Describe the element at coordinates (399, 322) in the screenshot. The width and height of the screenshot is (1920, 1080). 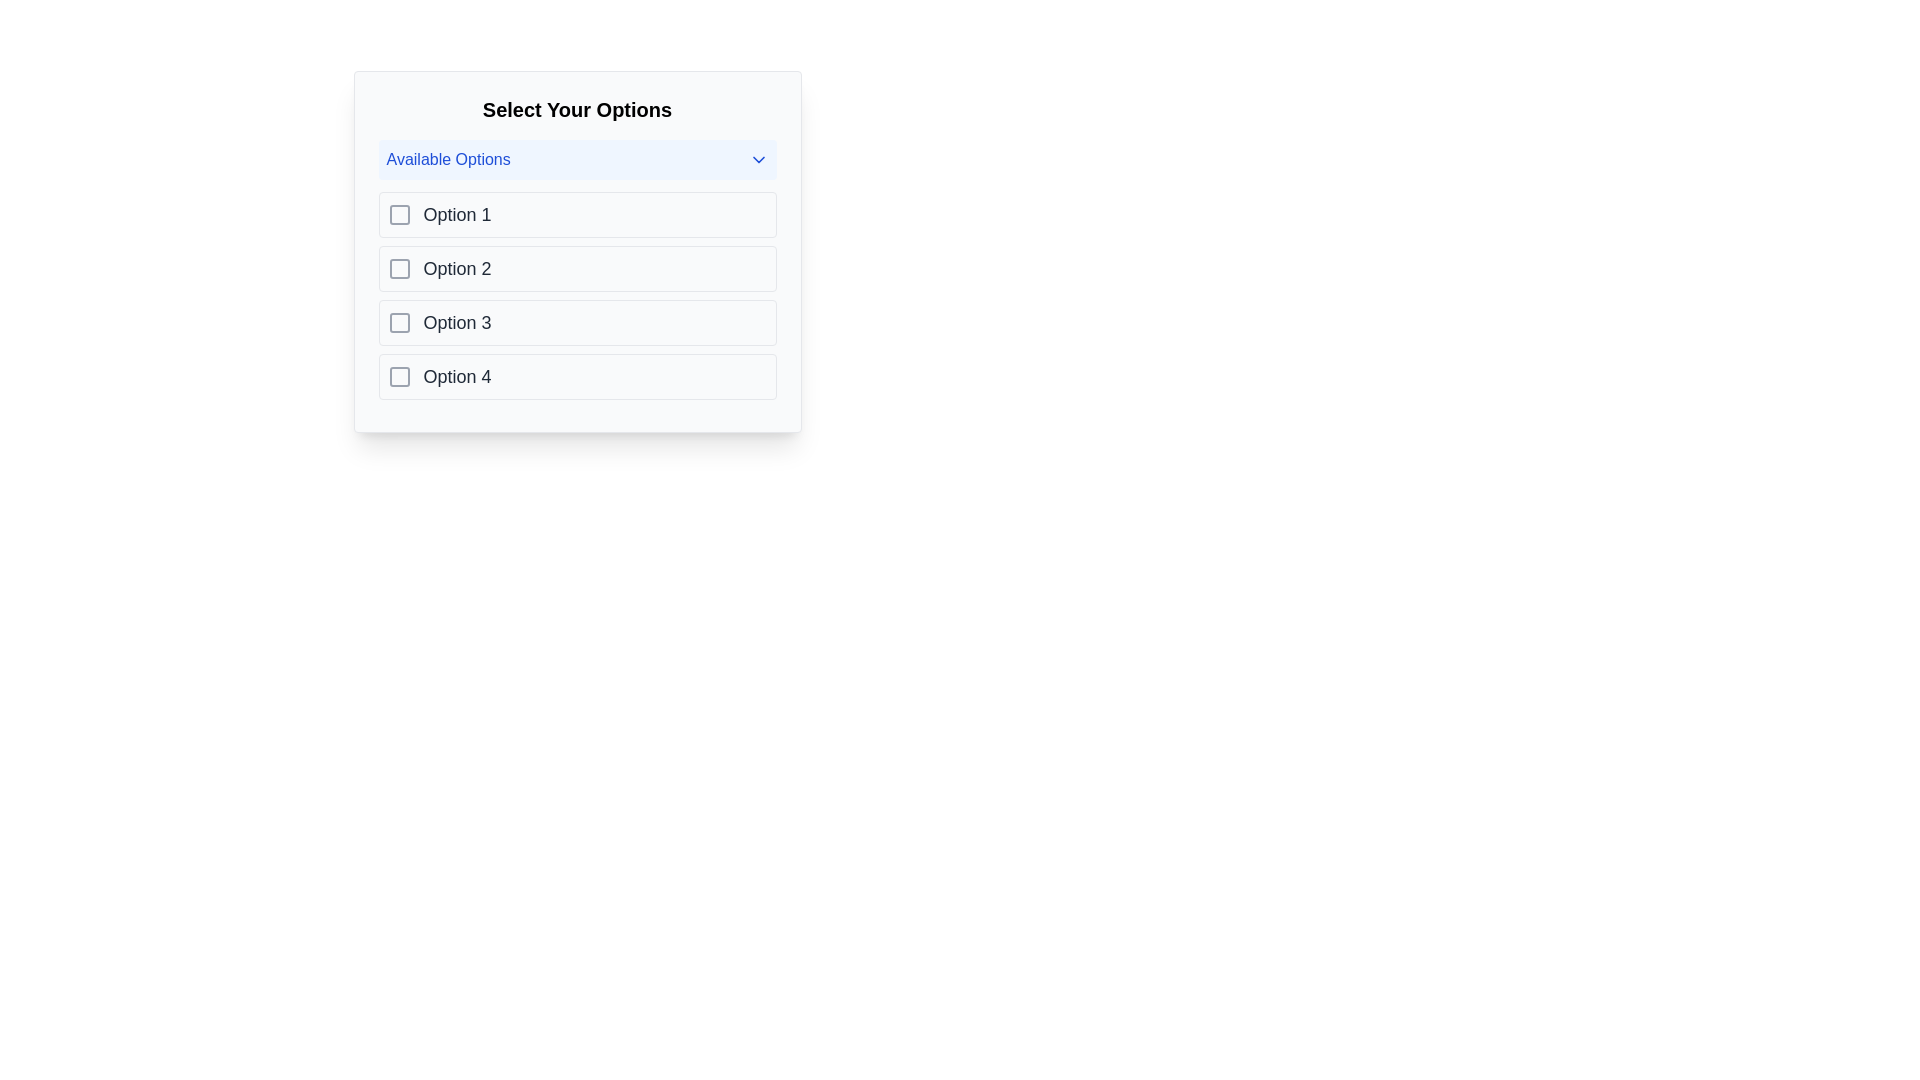
I see `the checkbox labeled 'Option 3'` at that location.